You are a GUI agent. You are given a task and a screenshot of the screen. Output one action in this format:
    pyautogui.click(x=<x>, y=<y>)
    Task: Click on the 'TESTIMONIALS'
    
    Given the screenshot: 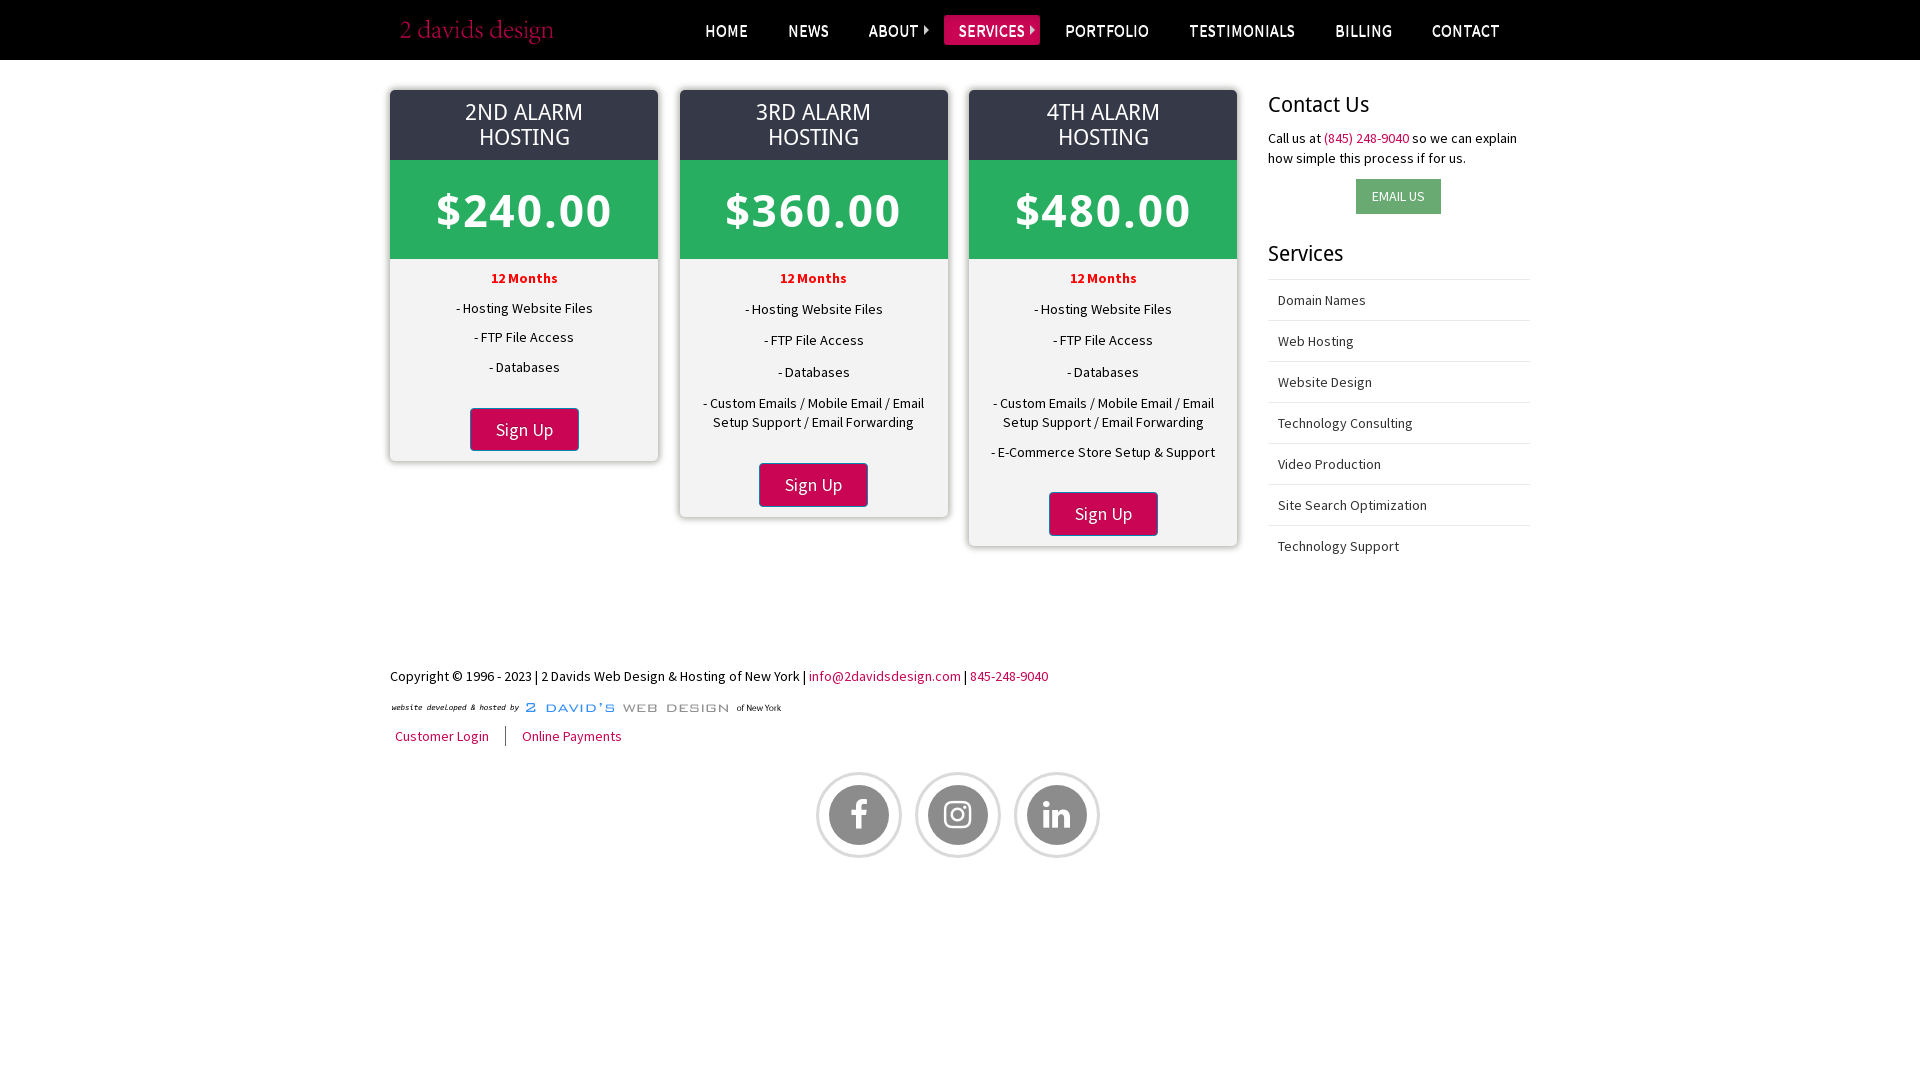 What is the action you would take?
    pyautogui.click(x=1241, y=30)
    